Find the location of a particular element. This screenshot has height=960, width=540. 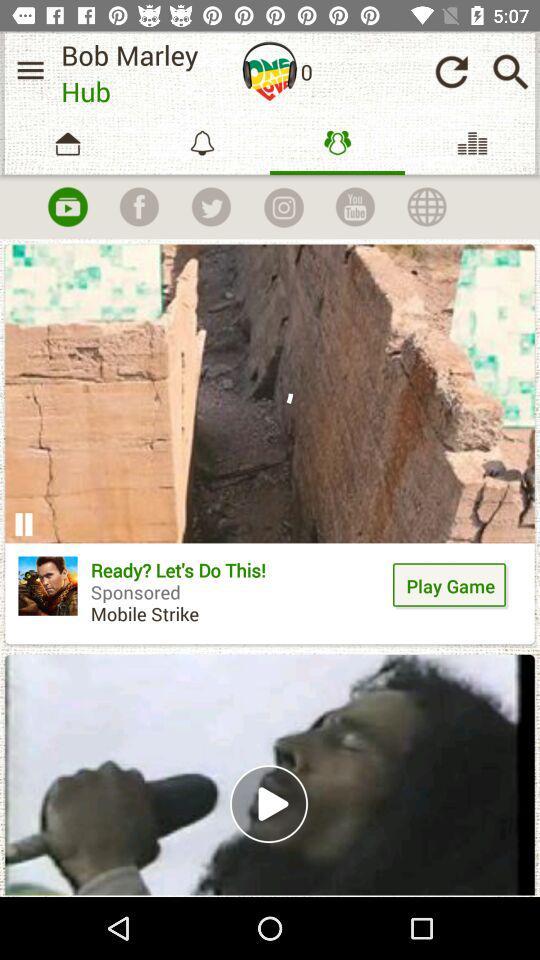

youtube is located at coordinates (354, 207).